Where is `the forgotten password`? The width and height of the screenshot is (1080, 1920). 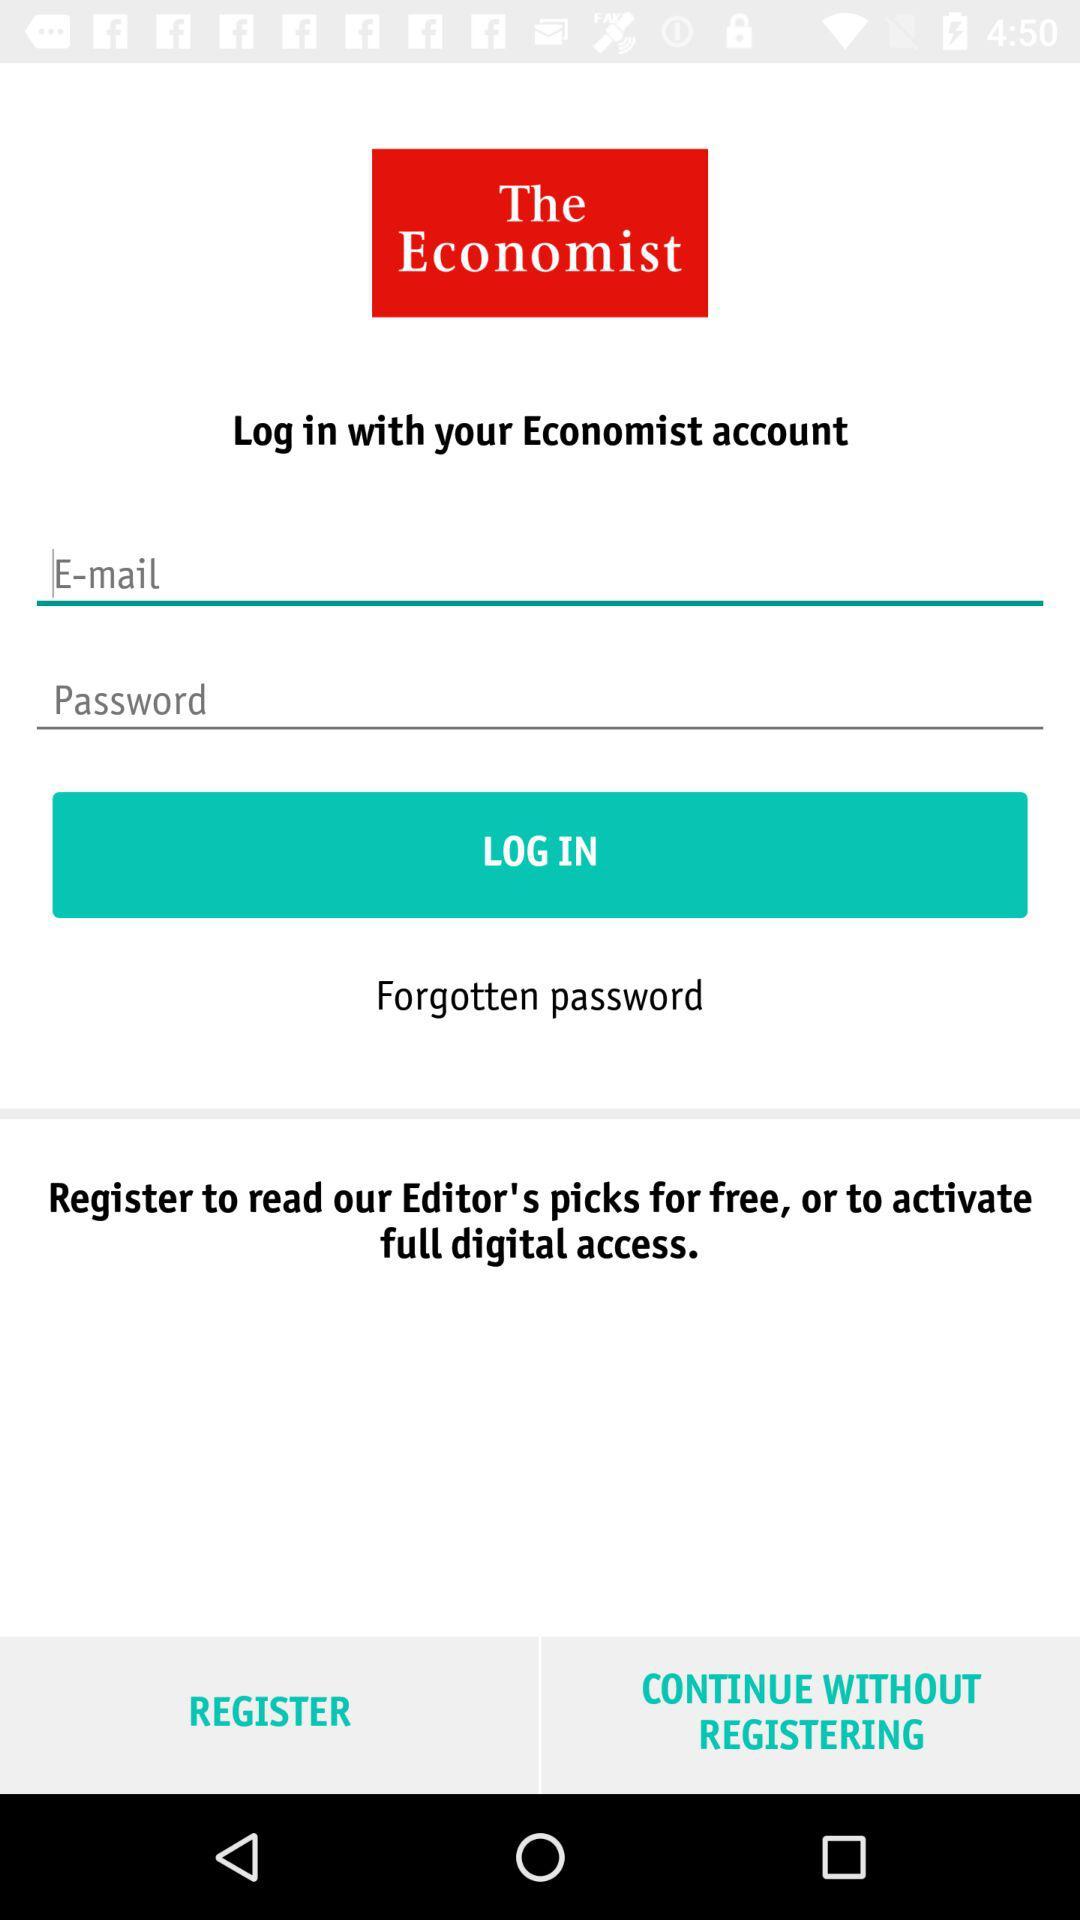
the forgotten password is located at coordinates (538, 994).